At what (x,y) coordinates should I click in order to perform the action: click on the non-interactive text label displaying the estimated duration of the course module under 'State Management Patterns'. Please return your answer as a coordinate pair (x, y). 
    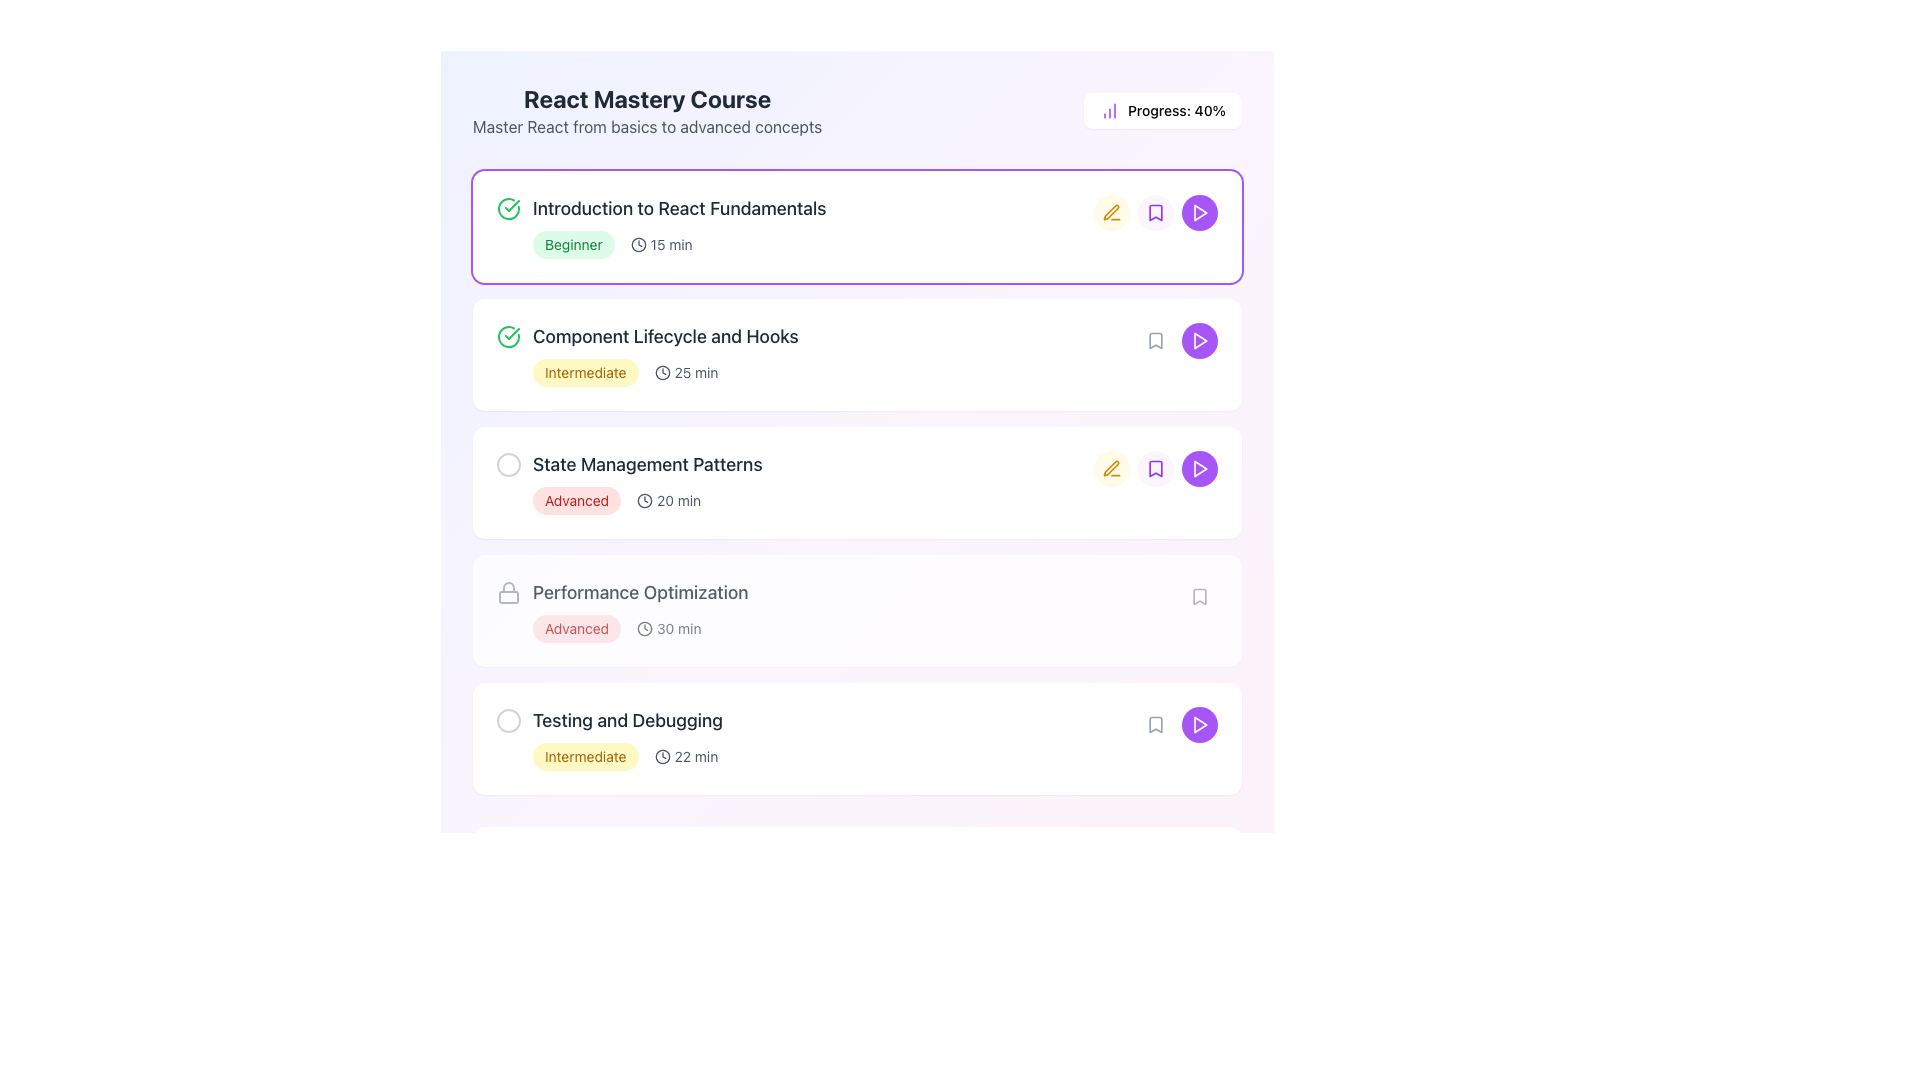
    Looking at the image, I should click on (679, 500).